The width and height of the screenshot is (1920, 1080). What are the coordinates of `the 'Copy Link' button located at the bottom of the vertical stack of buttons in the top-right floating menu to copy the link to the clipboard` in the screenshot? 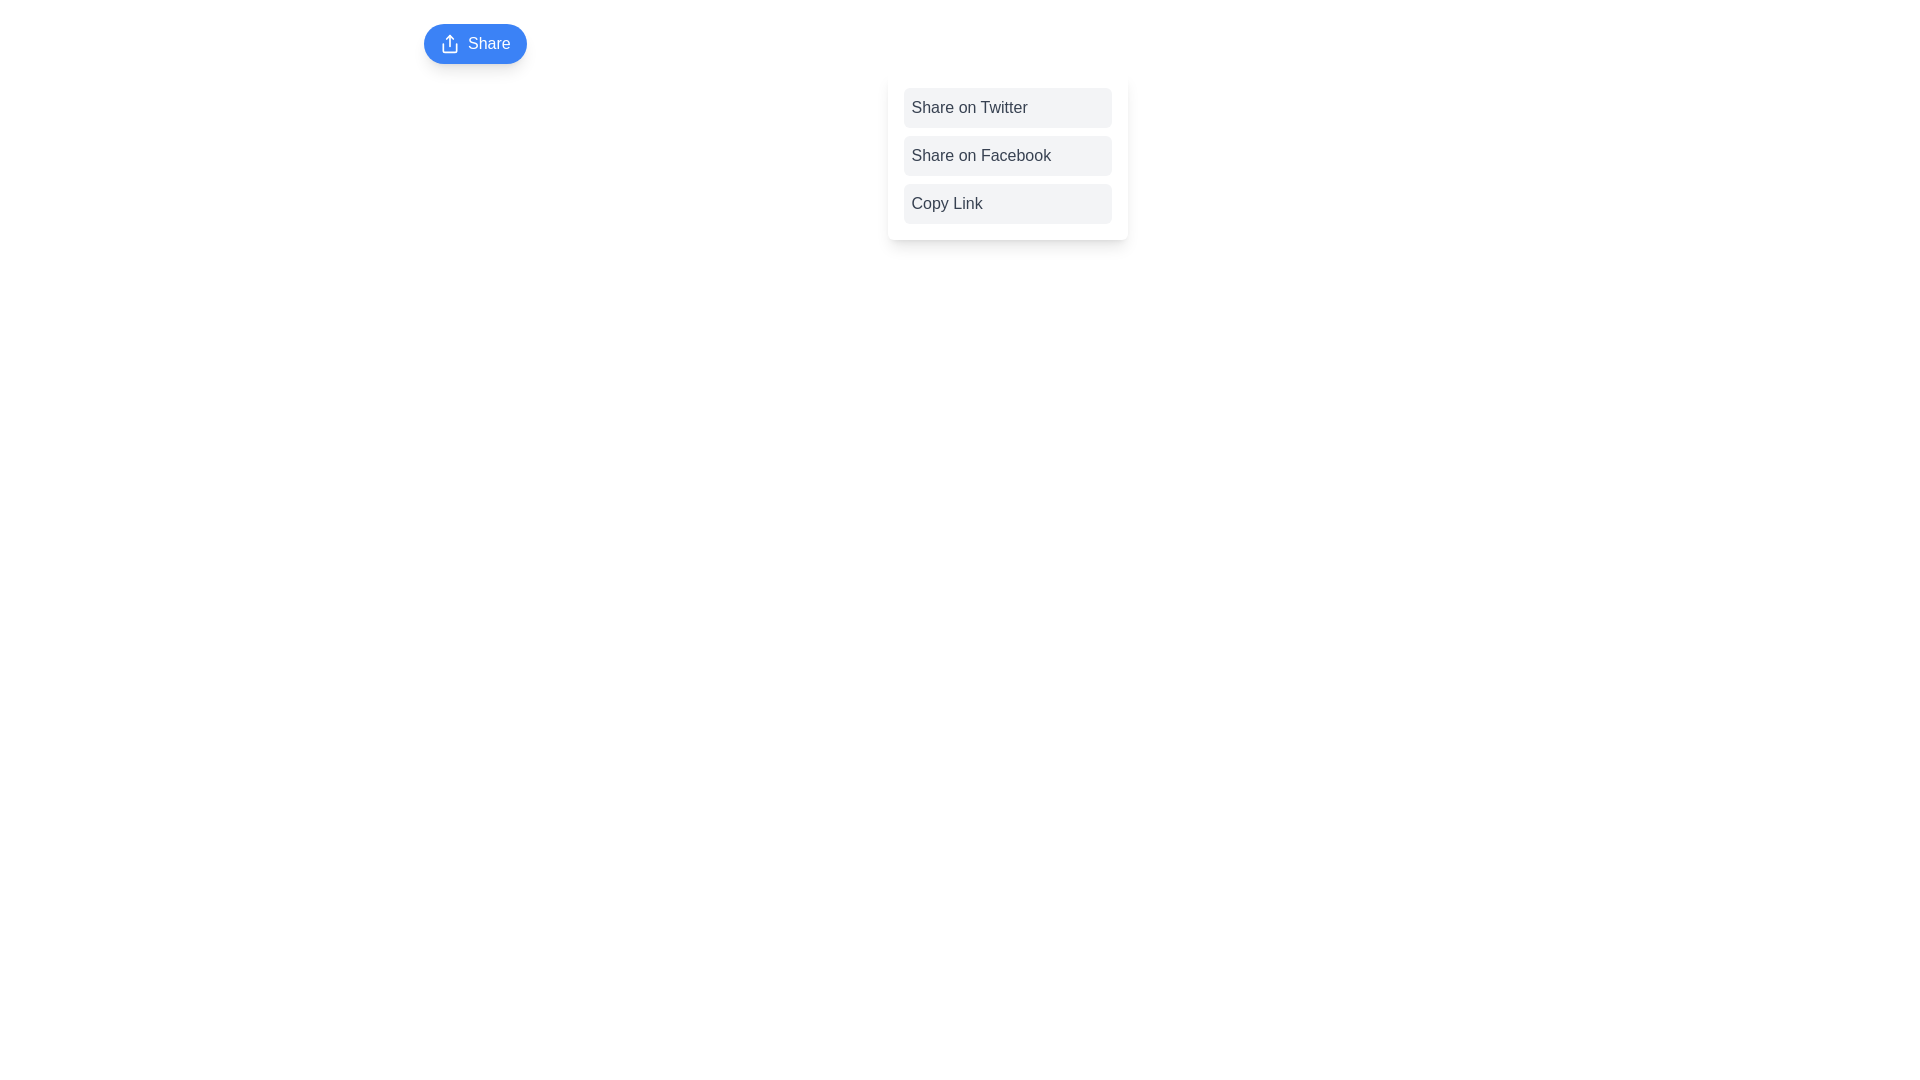 It's located at (1007, 204).